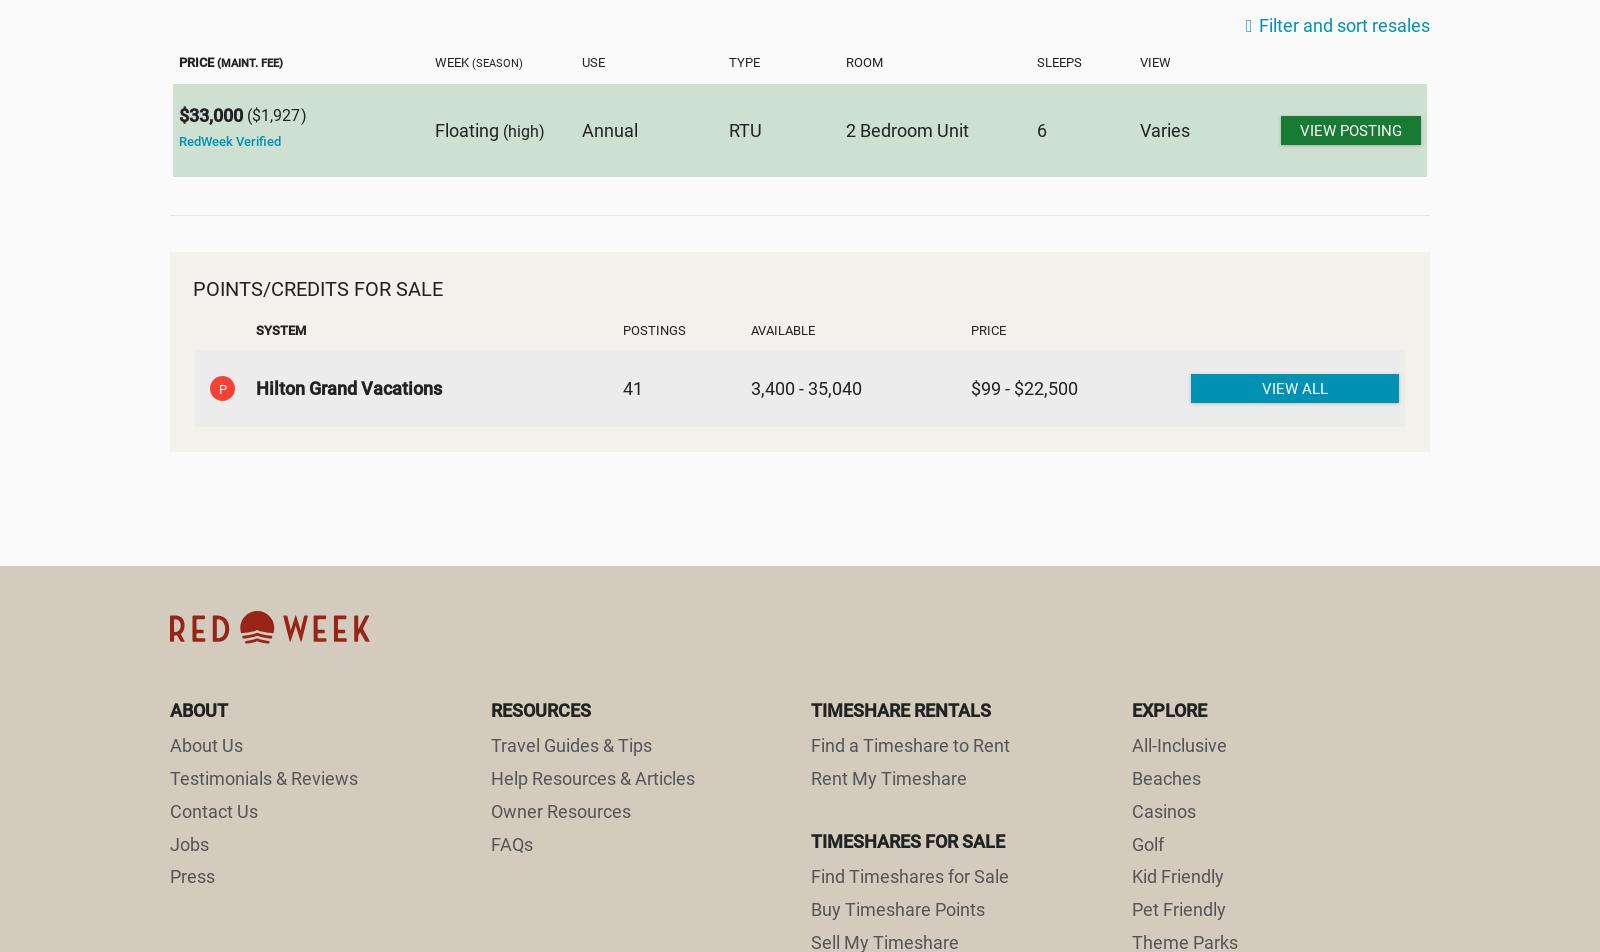 Image resolution: width=1600 pixels, height=952 pixels. Describe the element at coordinates (1147, 843) in the screenshot. I see `'Golf'` at that location.